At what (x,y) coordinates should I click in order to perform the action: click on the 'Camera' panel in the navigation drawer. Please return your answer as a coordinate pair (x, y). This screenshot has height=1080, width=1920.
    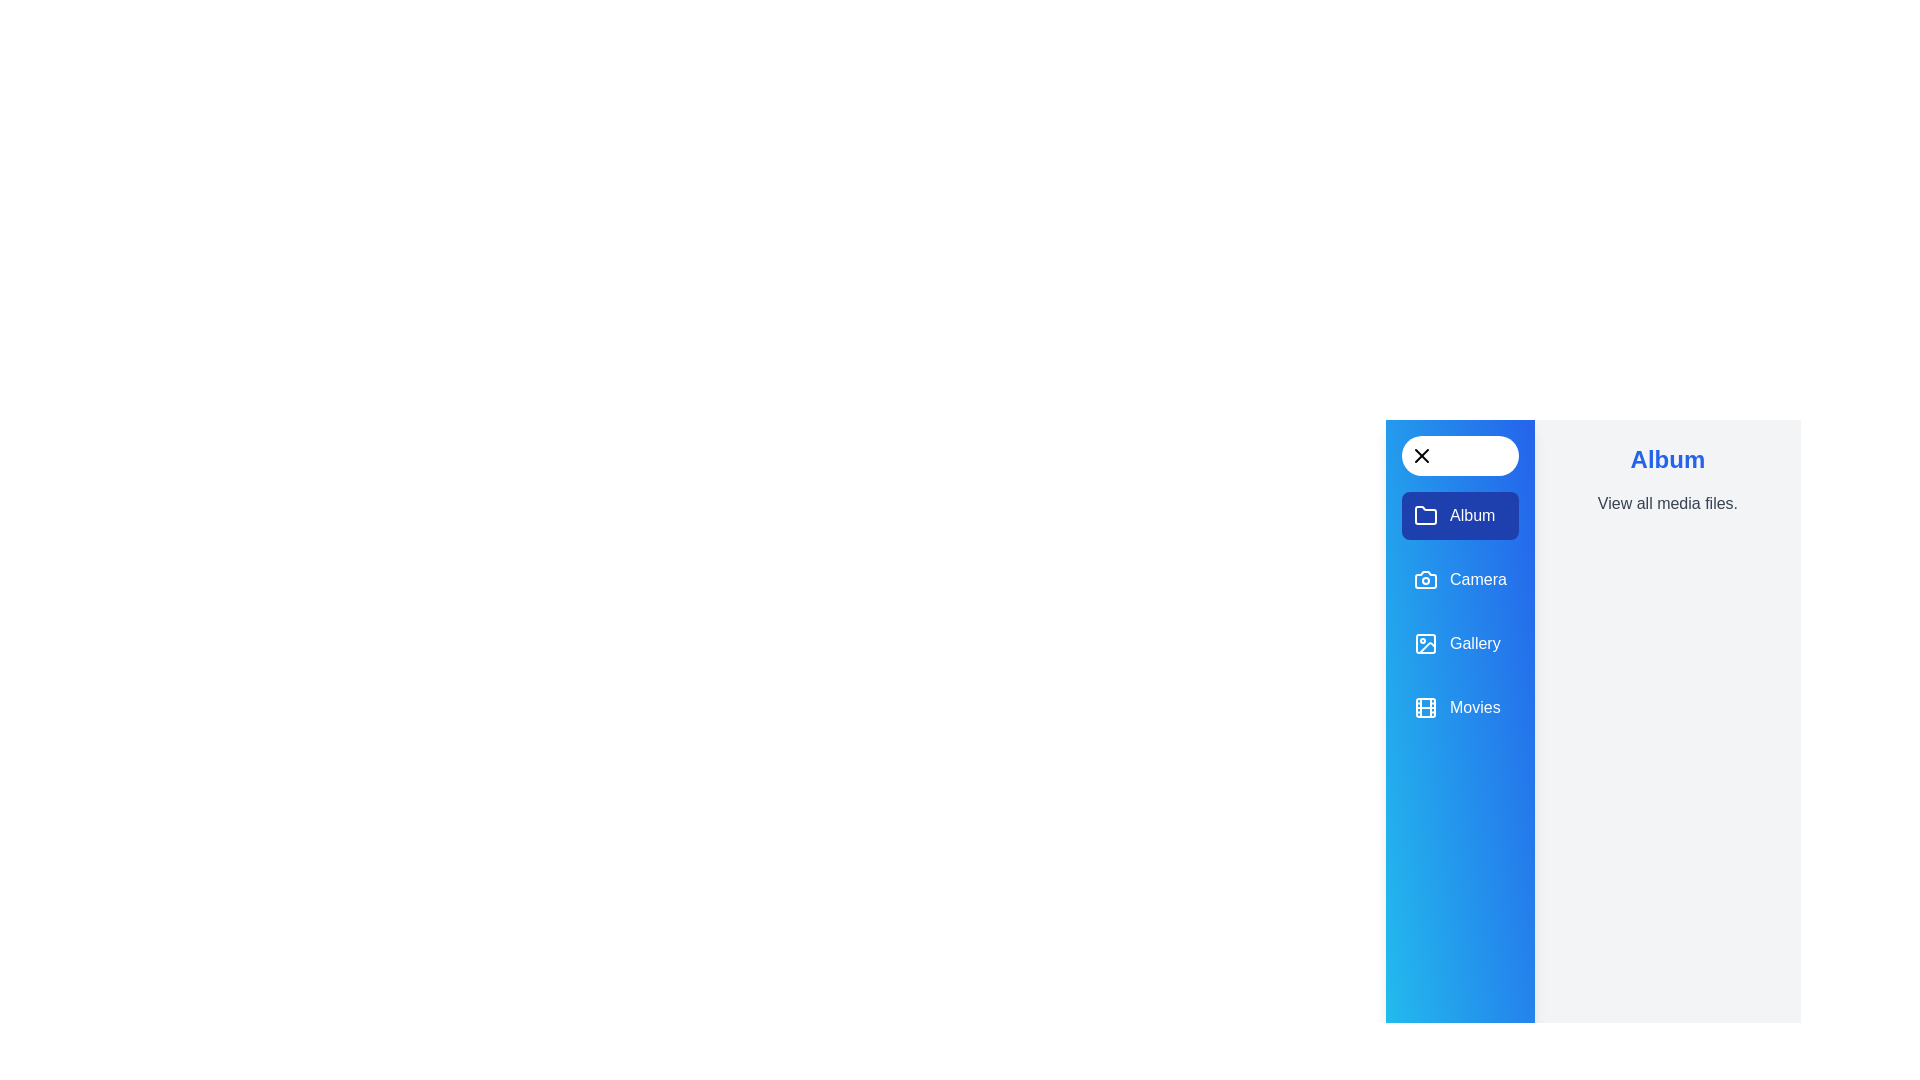
    Looking at the image, I should click on (1459, 579).